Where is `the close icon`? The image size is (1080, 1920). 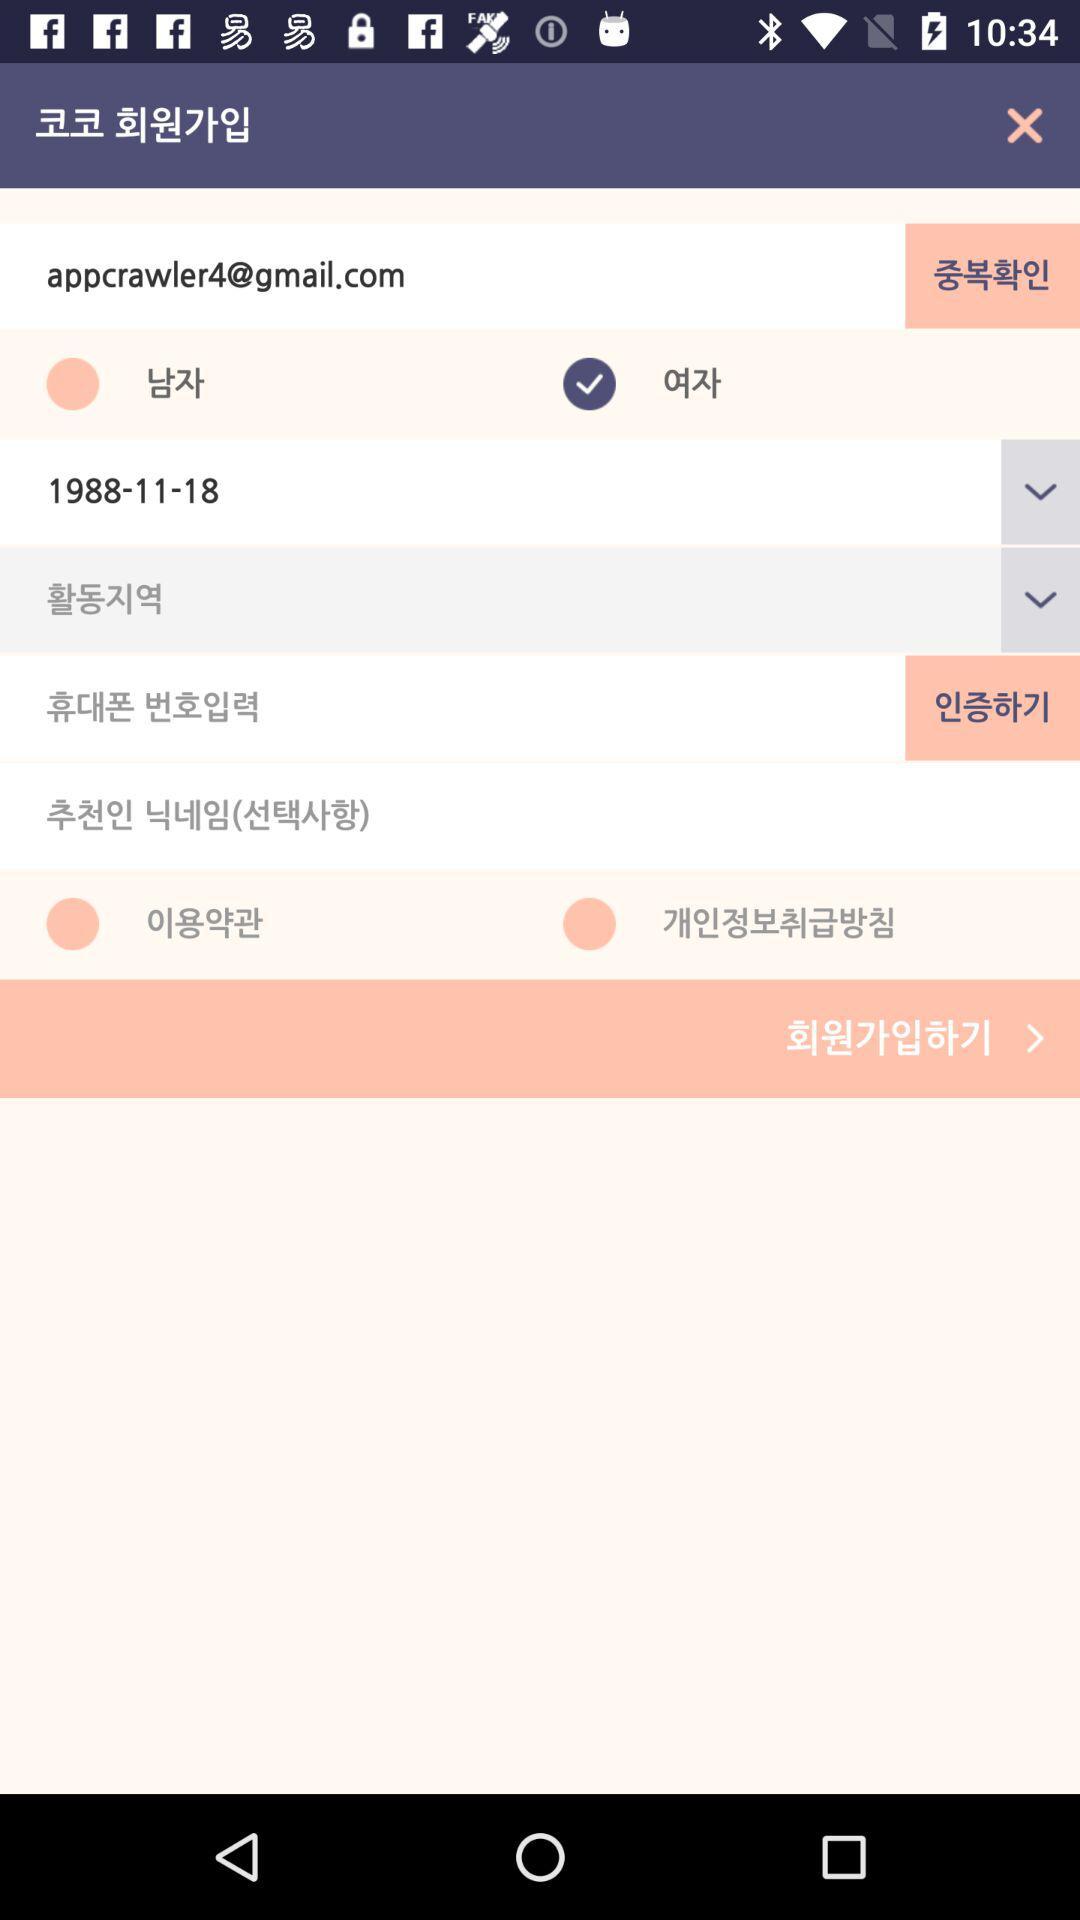
the close icon is located at coordinates (1024, 124).